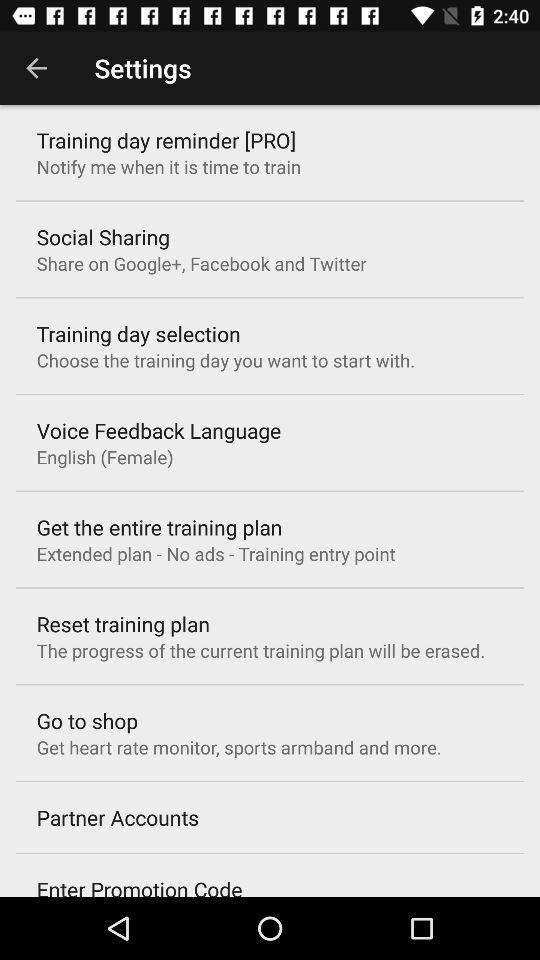 The image size is (540, 960). I want to click on the icon above the reset training plan, so click(215, 553).